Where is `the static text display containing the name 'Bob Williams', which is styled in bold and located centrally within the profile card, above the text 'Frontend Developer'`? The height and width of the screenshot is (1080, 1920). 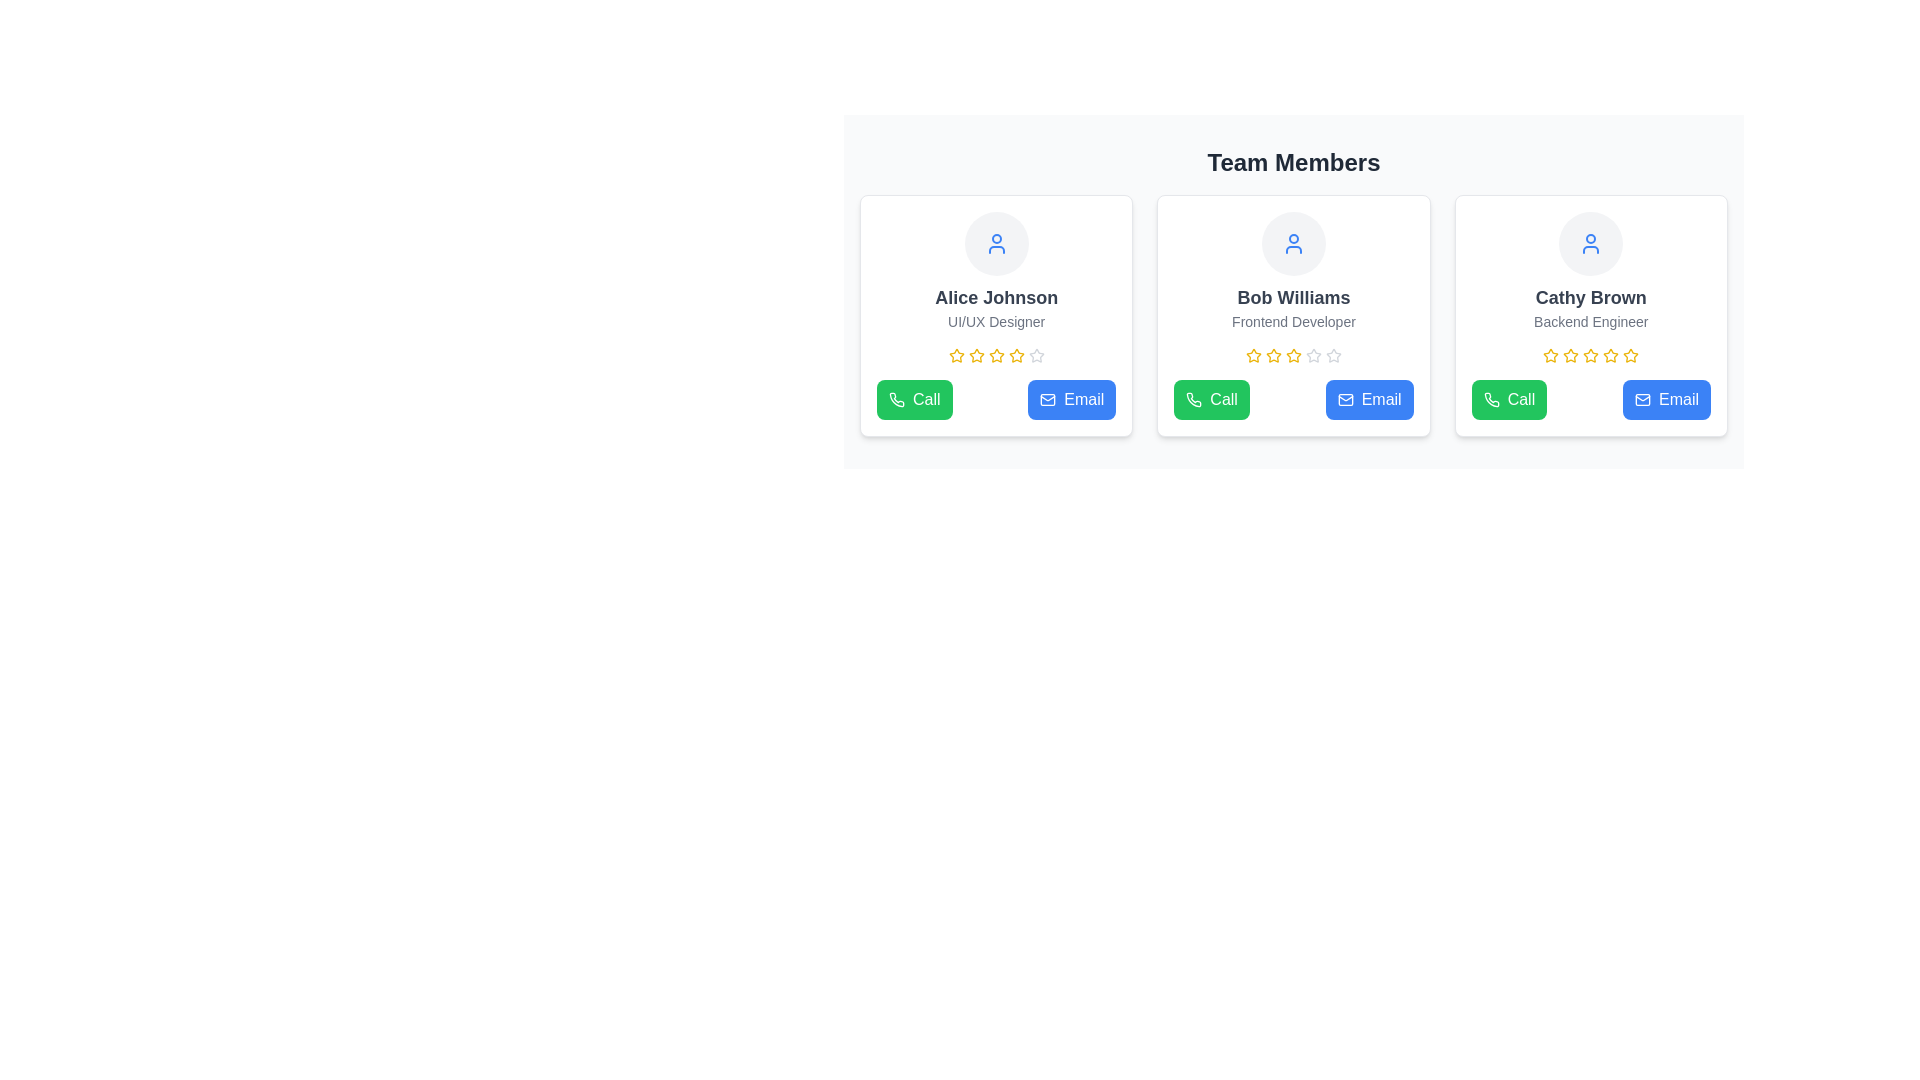
the static text display containing the name 'Bob Williams', which is styled in bold and located centrally within the profile card, above the text 'Frontend Developer' is located at coordinates (1294, 297).